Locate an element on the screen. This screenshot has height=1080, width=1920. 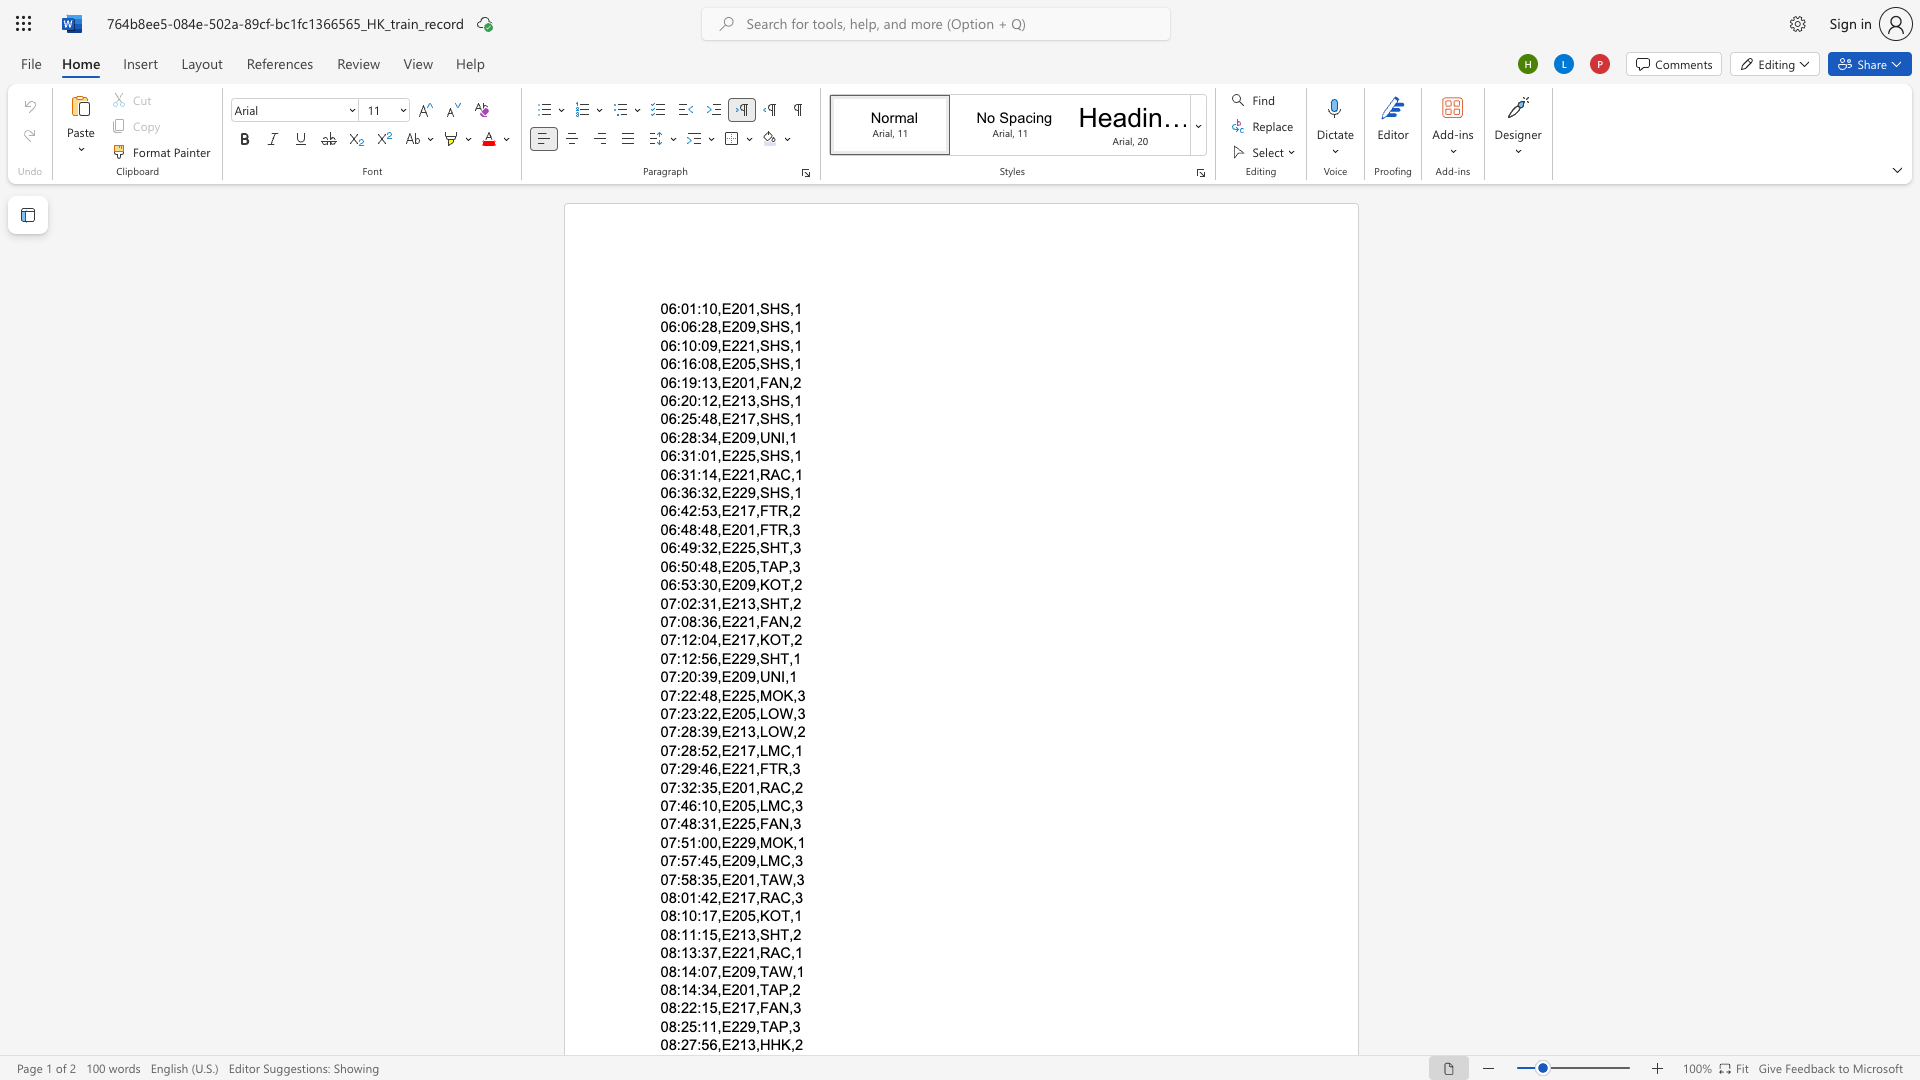
the subset text "AW,1" within the text "08:14:07,E209,TAW,1" is located at coordinates (767, 970).